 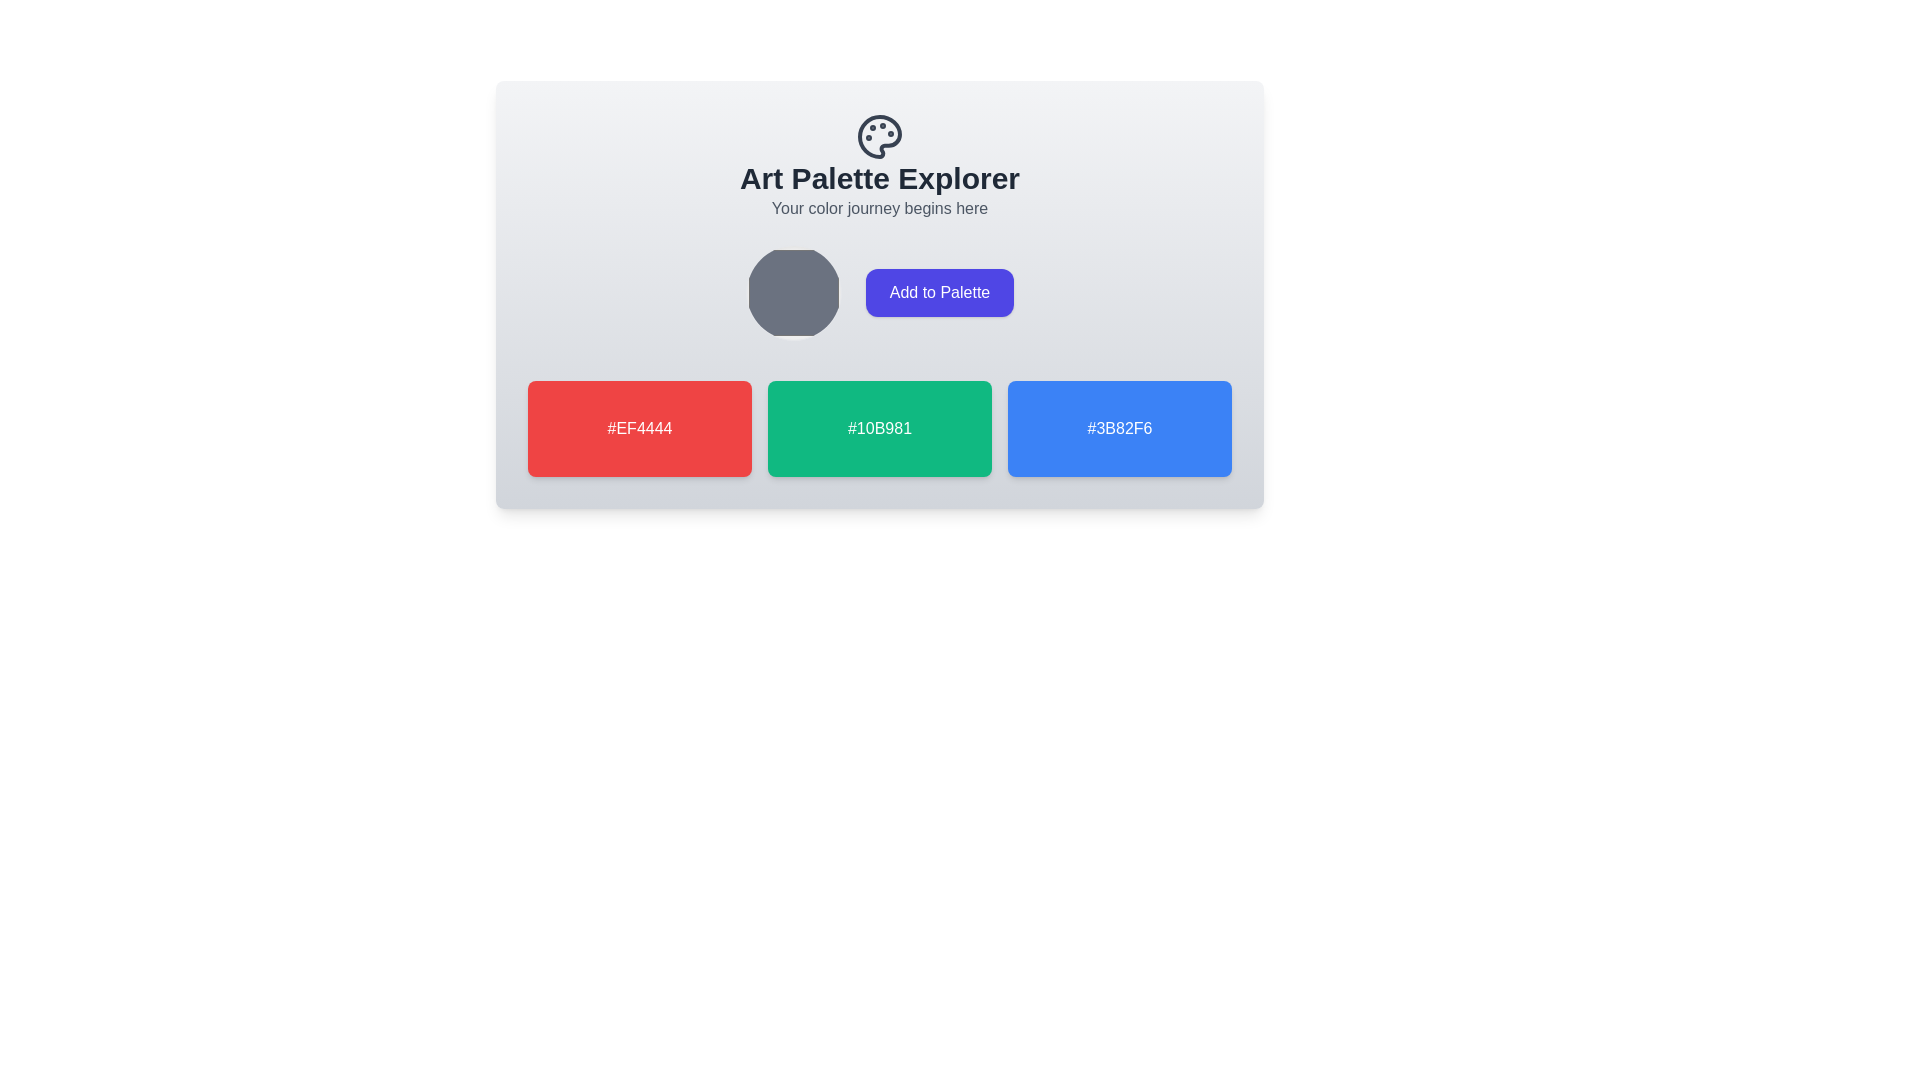 I want to click on the informational Text Label positioned below the 'Art Palette Explorer' title text, which serves as a subtitle or guide for users, so click(x=879, y=208).